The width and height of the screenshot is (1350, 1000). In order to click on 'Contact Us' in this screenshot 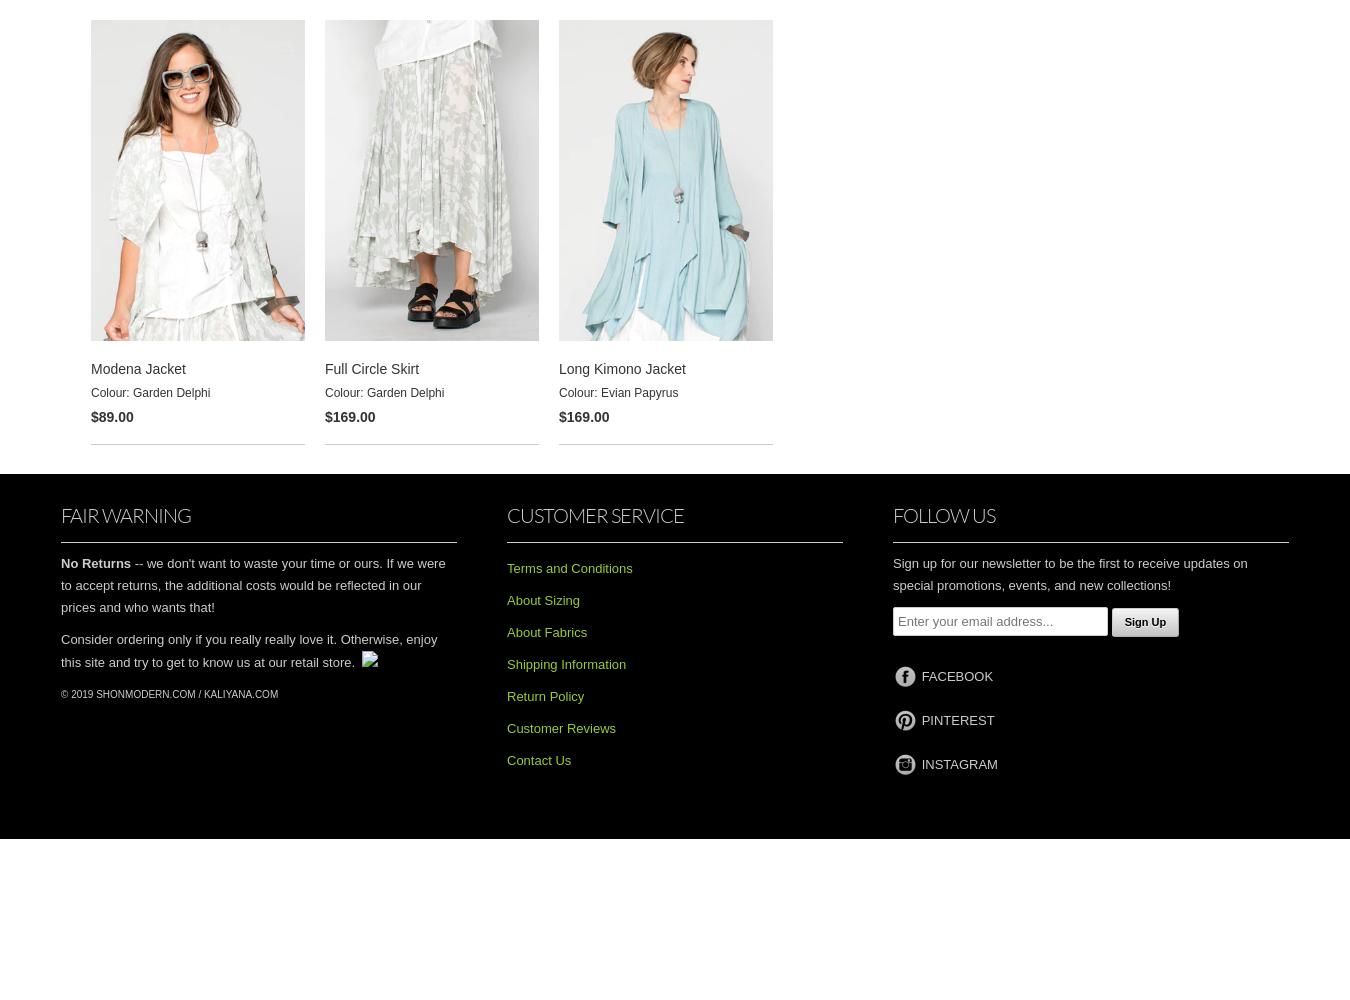, I will do `click(538, 759)`.